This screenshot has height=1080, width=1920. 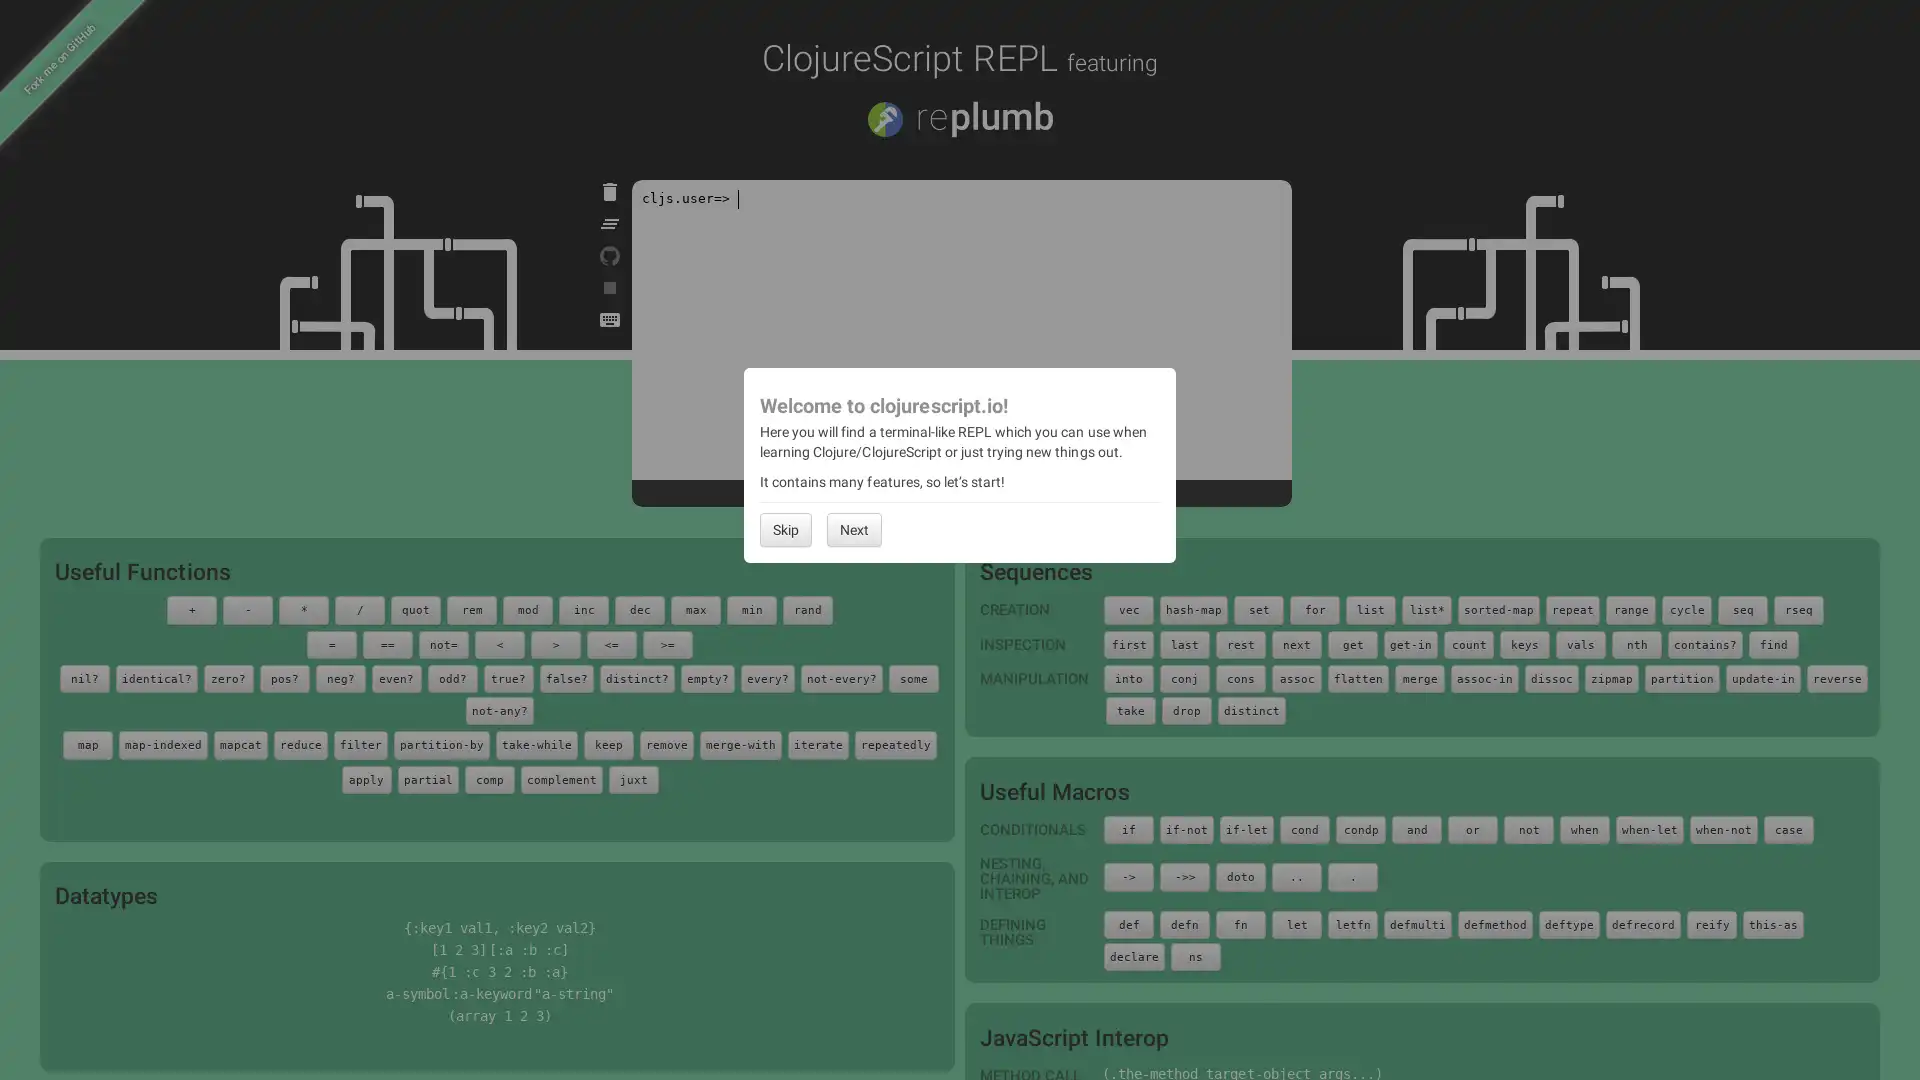 What do you see at coordinates (163, 744) in the screenshot?
I see `map-indexed` at bounding box center [163, 744].